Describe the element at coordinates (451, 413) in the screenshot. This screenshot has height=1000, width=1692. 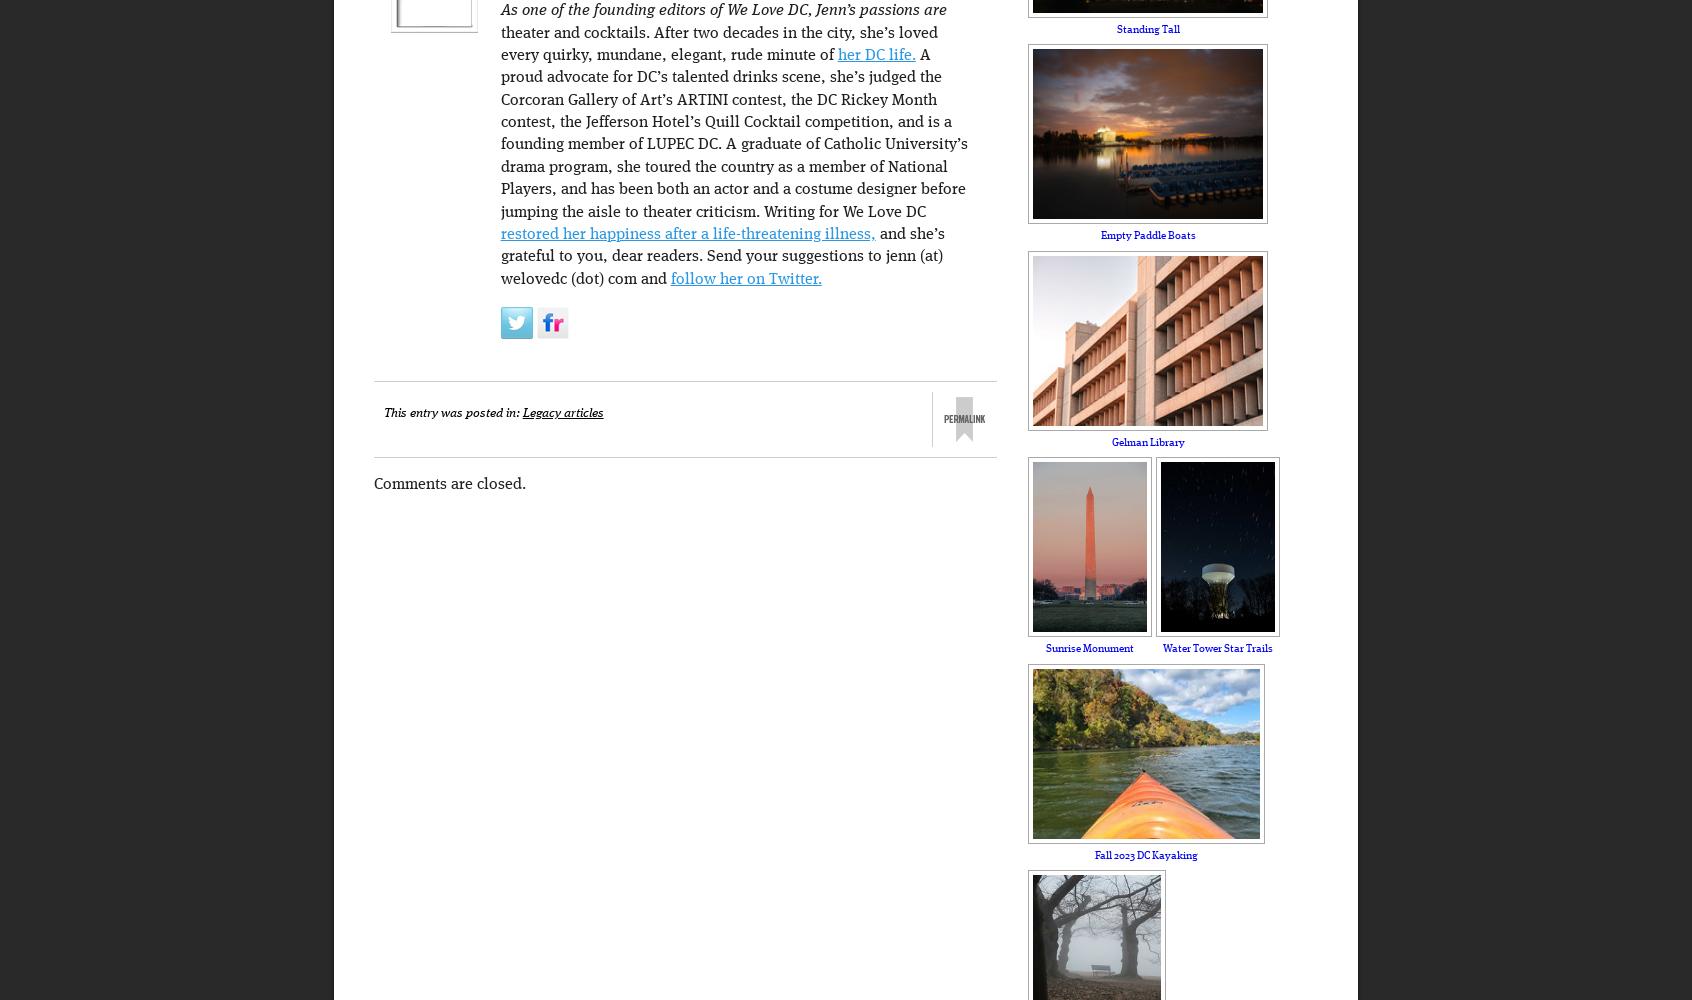
I see `'This entry was posted in:'` at that location.